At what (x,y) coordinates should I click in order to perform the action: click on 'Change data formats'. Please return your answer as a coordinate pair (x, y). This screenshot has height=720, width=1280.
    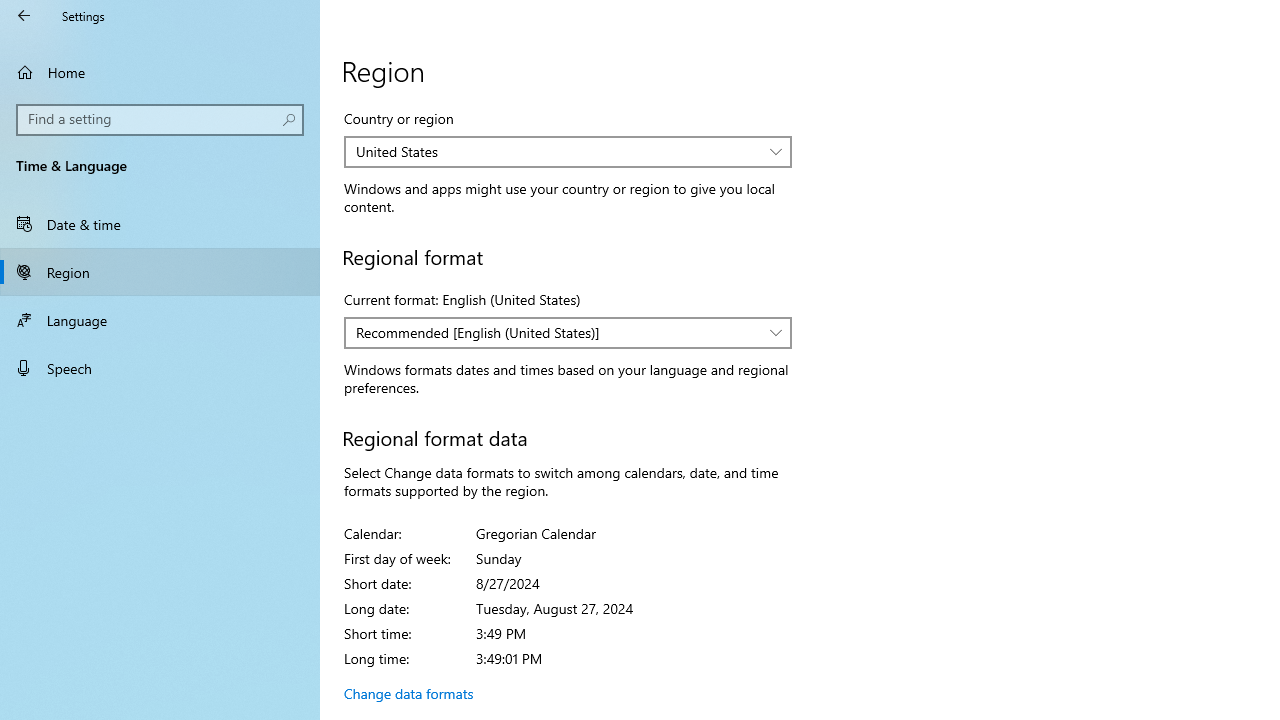
    Looking at the image, I should click on (407, 692).